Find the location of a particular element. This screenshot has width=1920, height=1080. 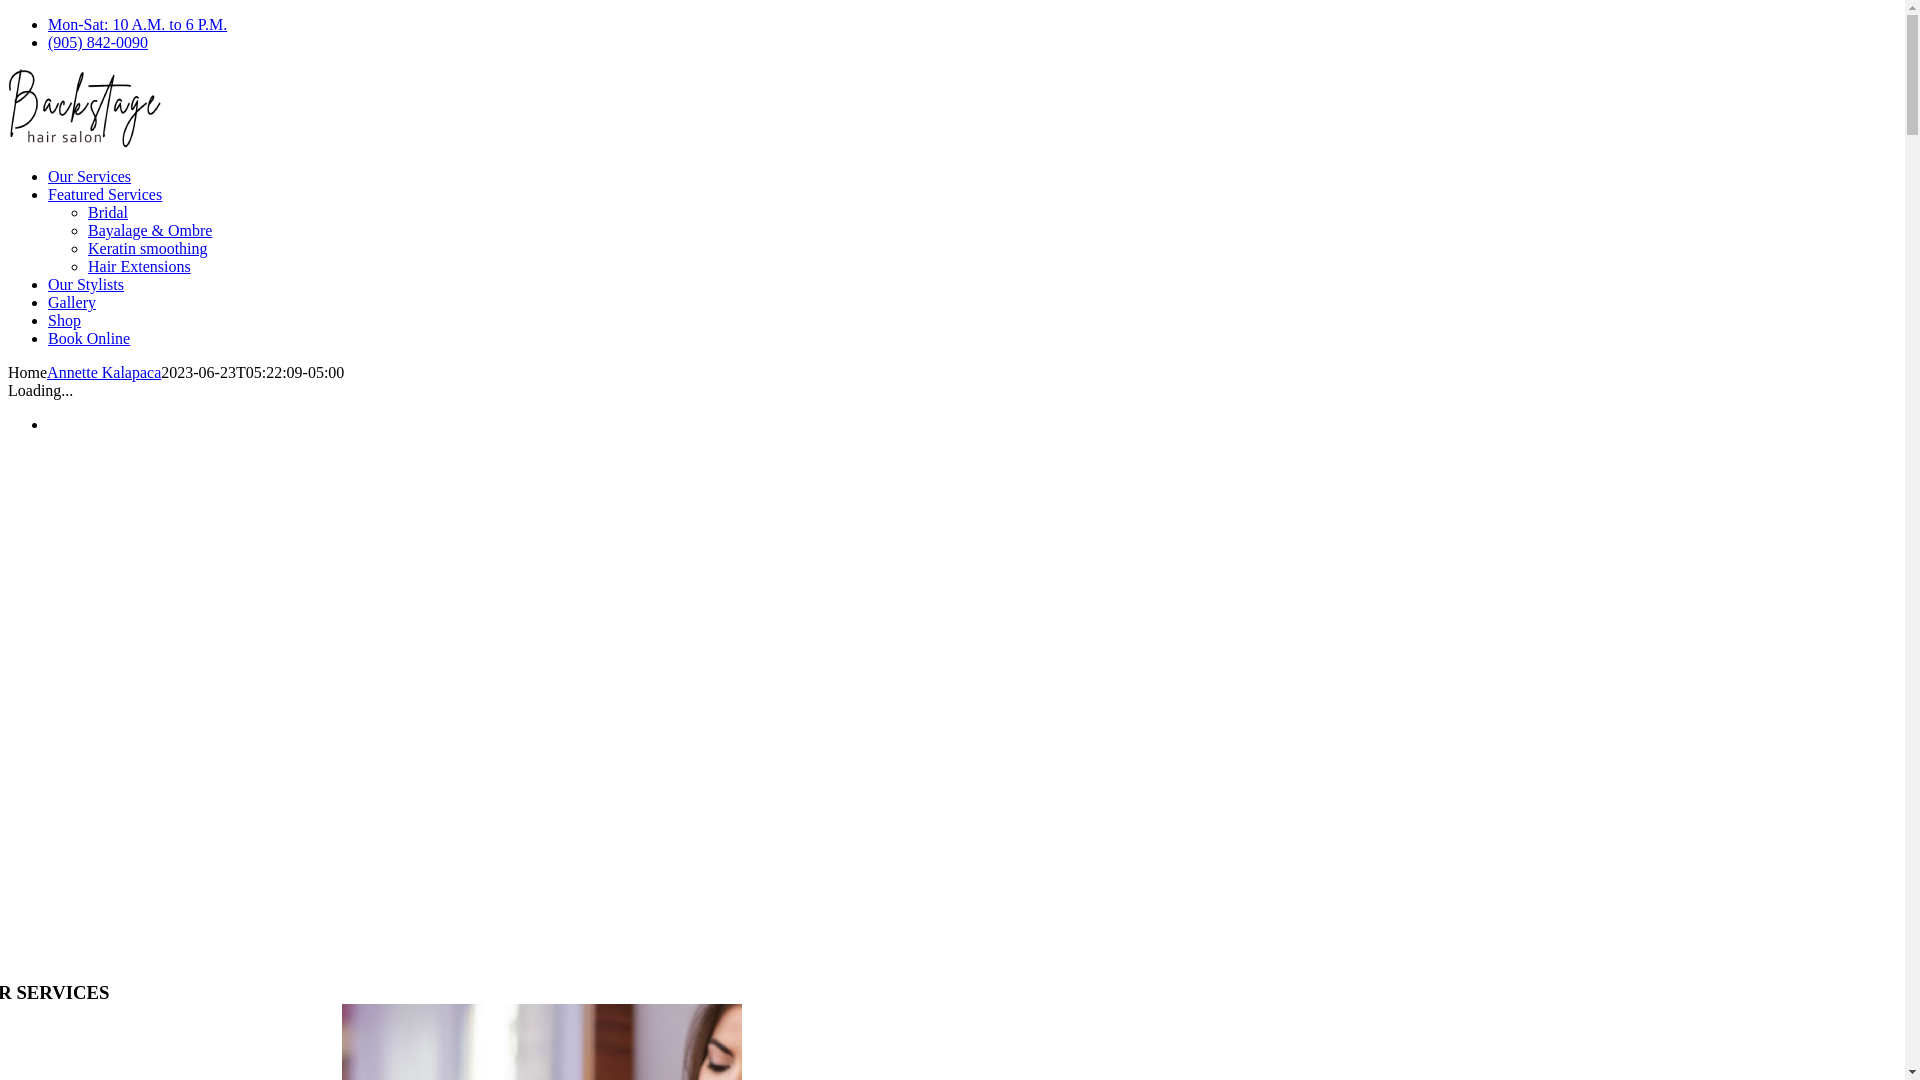

'Hair Extensions' is located at coordinates (138, 265).